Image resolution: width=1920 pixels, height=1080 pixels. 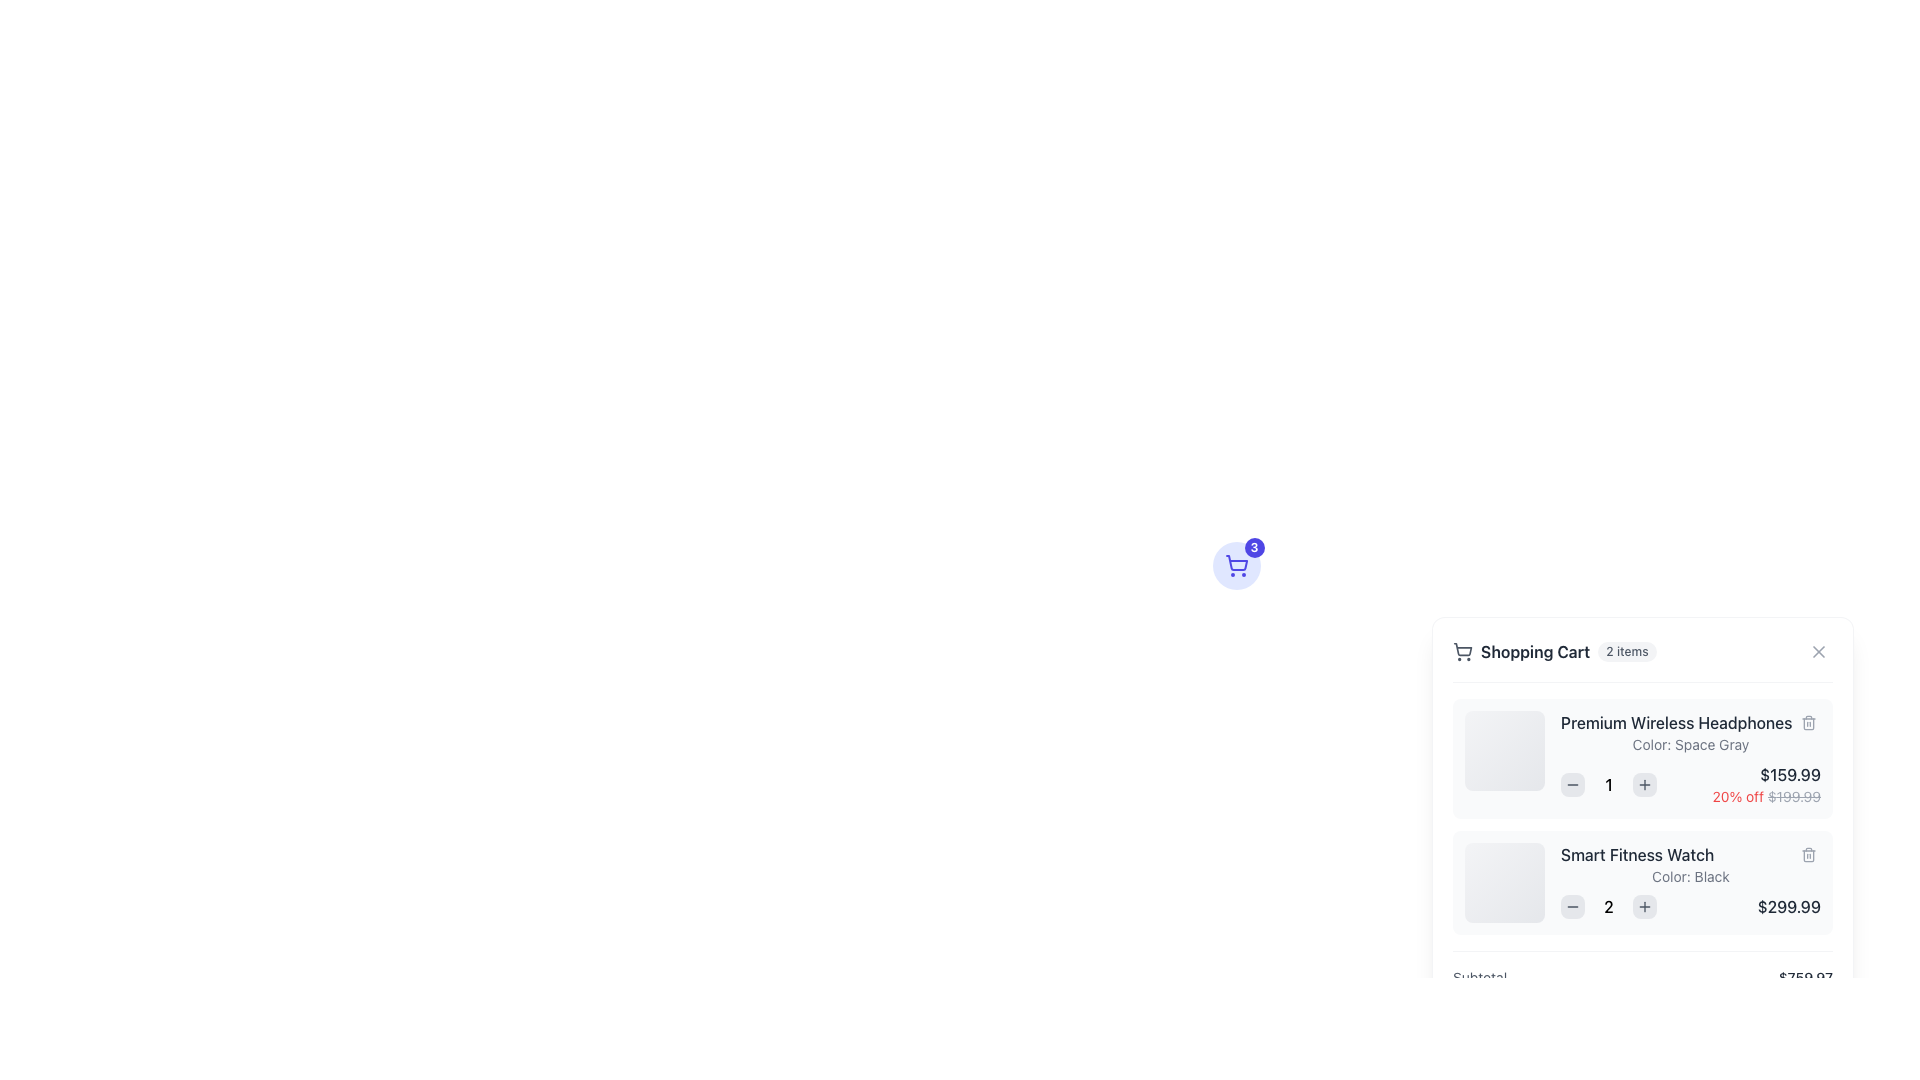 I want to click on the text label displaying 'Premium Wireless Headphones' in the Shopping Cart section, which is the first row in the item list, so click(x=1676, y=722).